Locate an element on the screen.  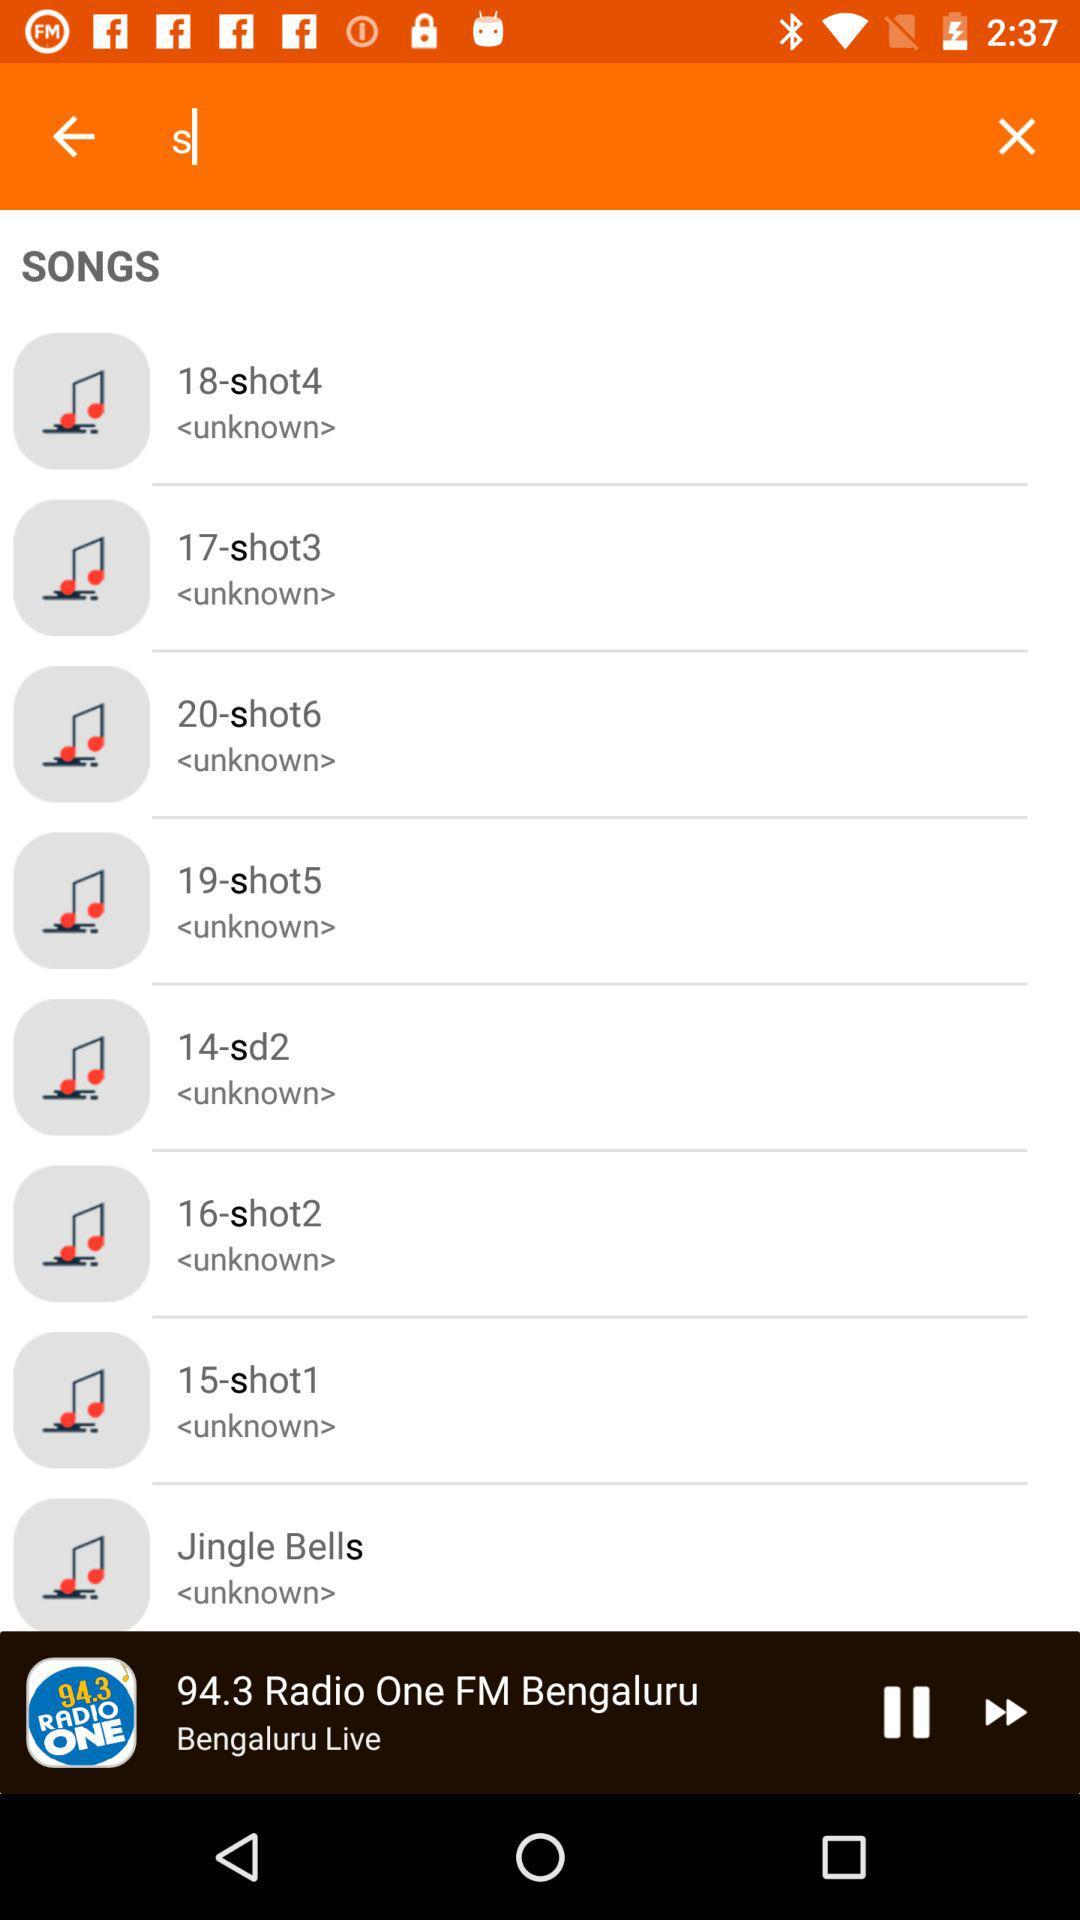
the fifth text from the top in songs is located at coordinates (627, 1065).